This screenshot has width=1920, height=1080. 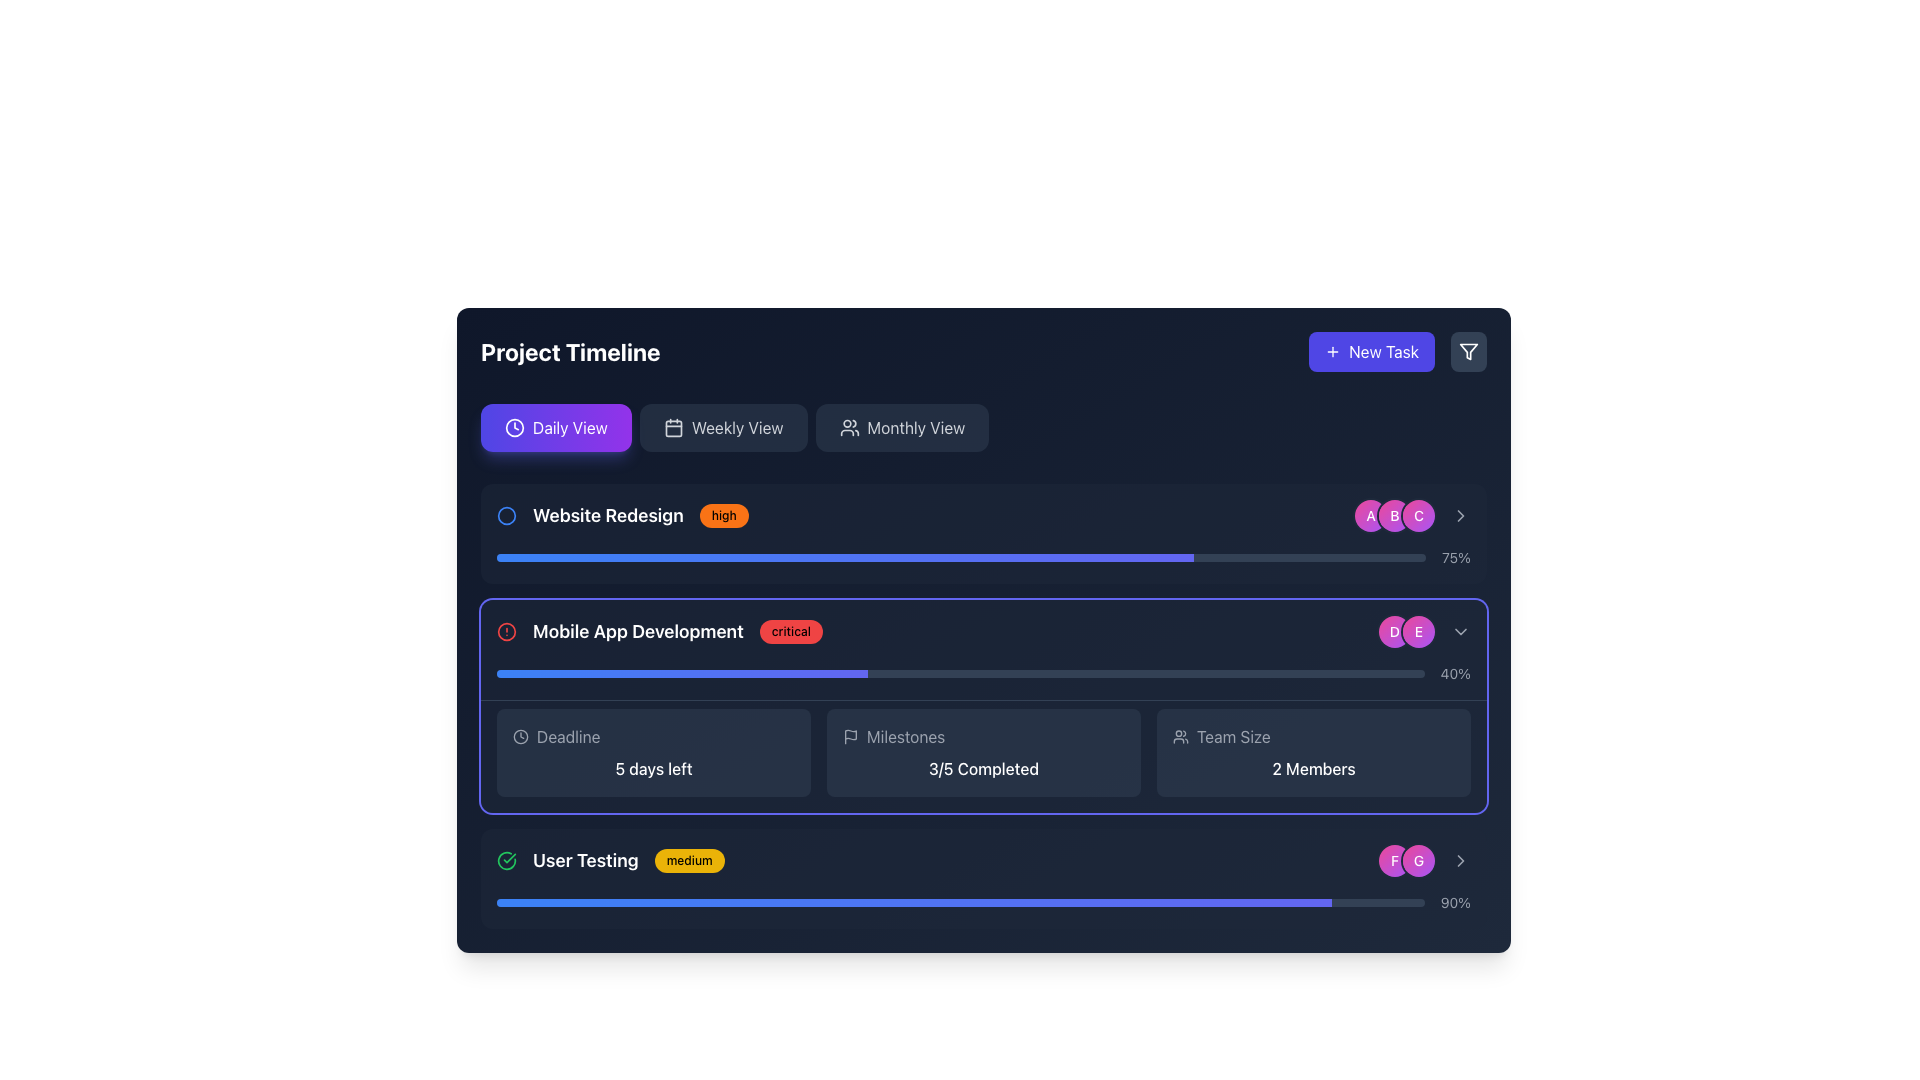 I want to click on the filter button with a dark slate-gray background and a funnel icon, so click(x=1468, y=350).